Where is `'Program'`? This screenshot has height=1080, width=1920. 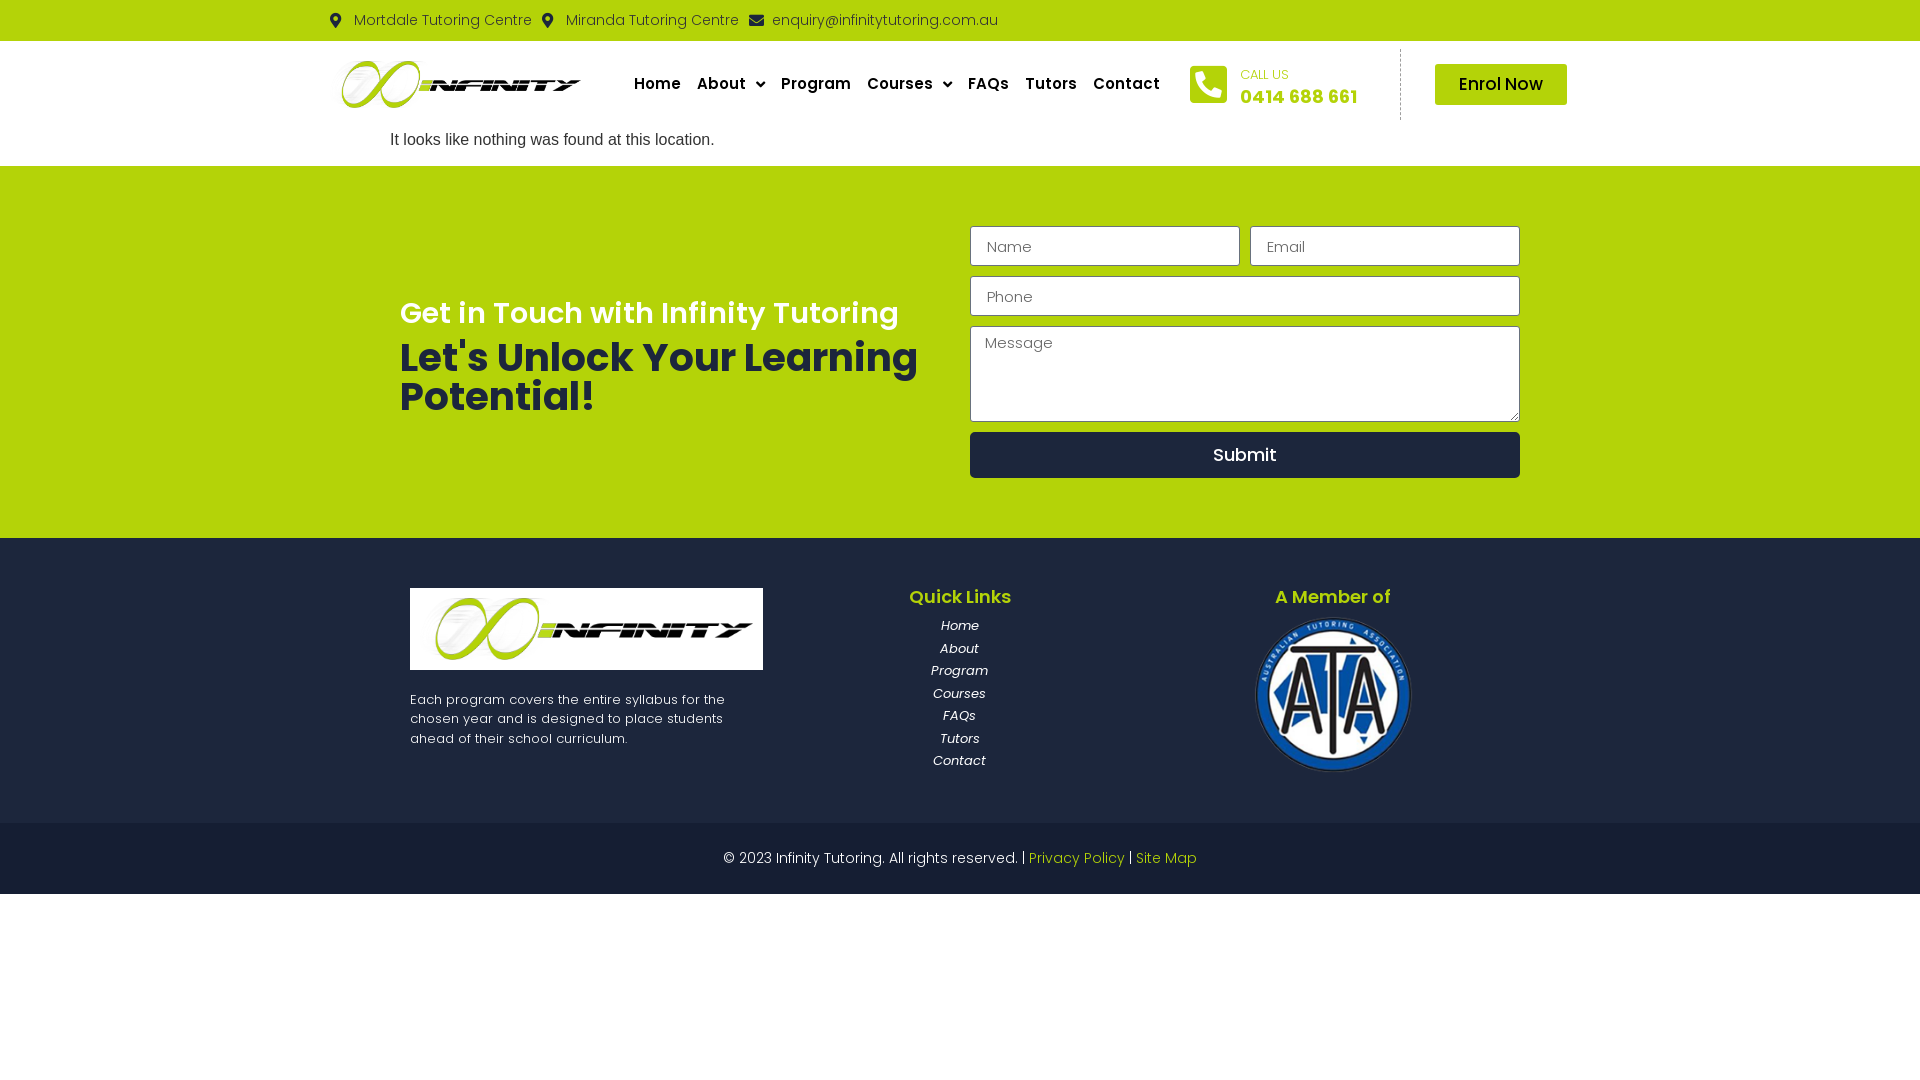
'Program' is located at coordinates (816, 83).